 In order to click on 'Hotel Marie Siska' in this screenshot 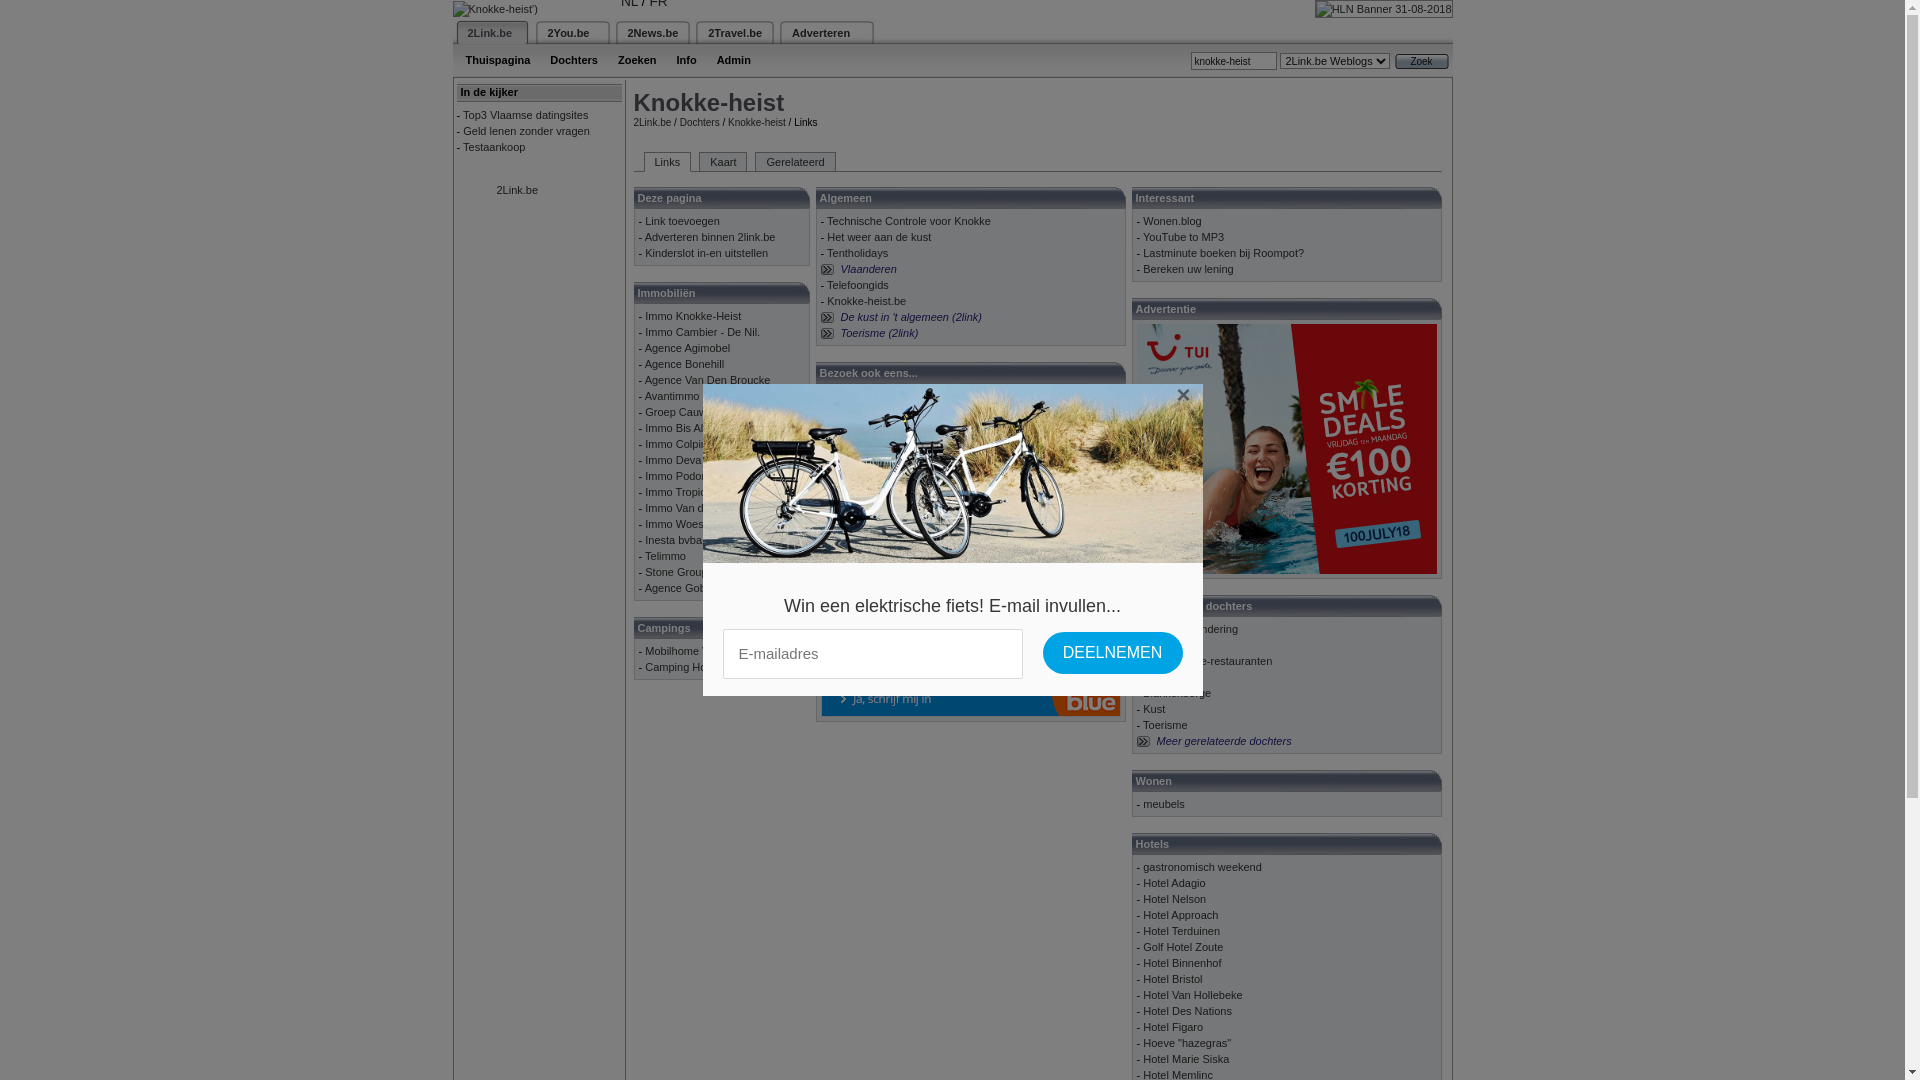, I will do `click(1142, 1058)`.